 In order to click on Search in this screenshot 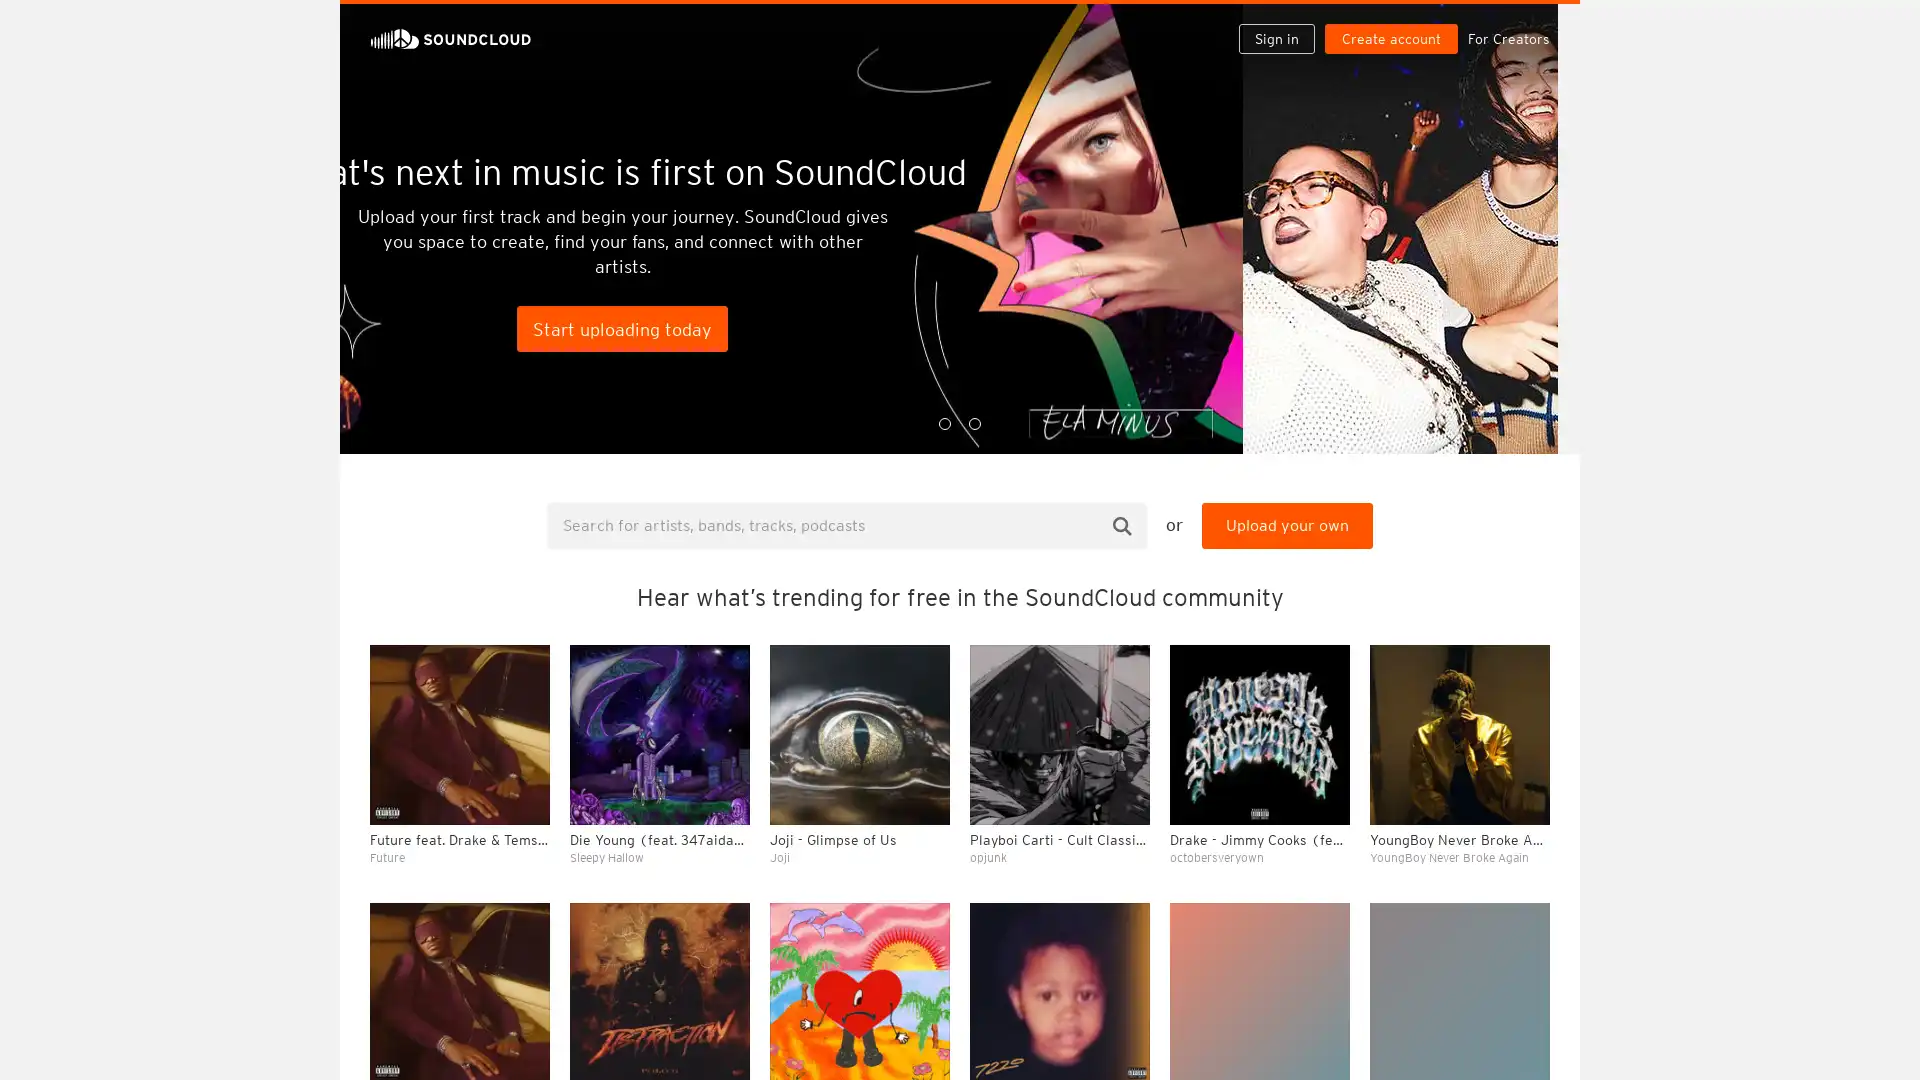, I will do `click(1122, 524)`.